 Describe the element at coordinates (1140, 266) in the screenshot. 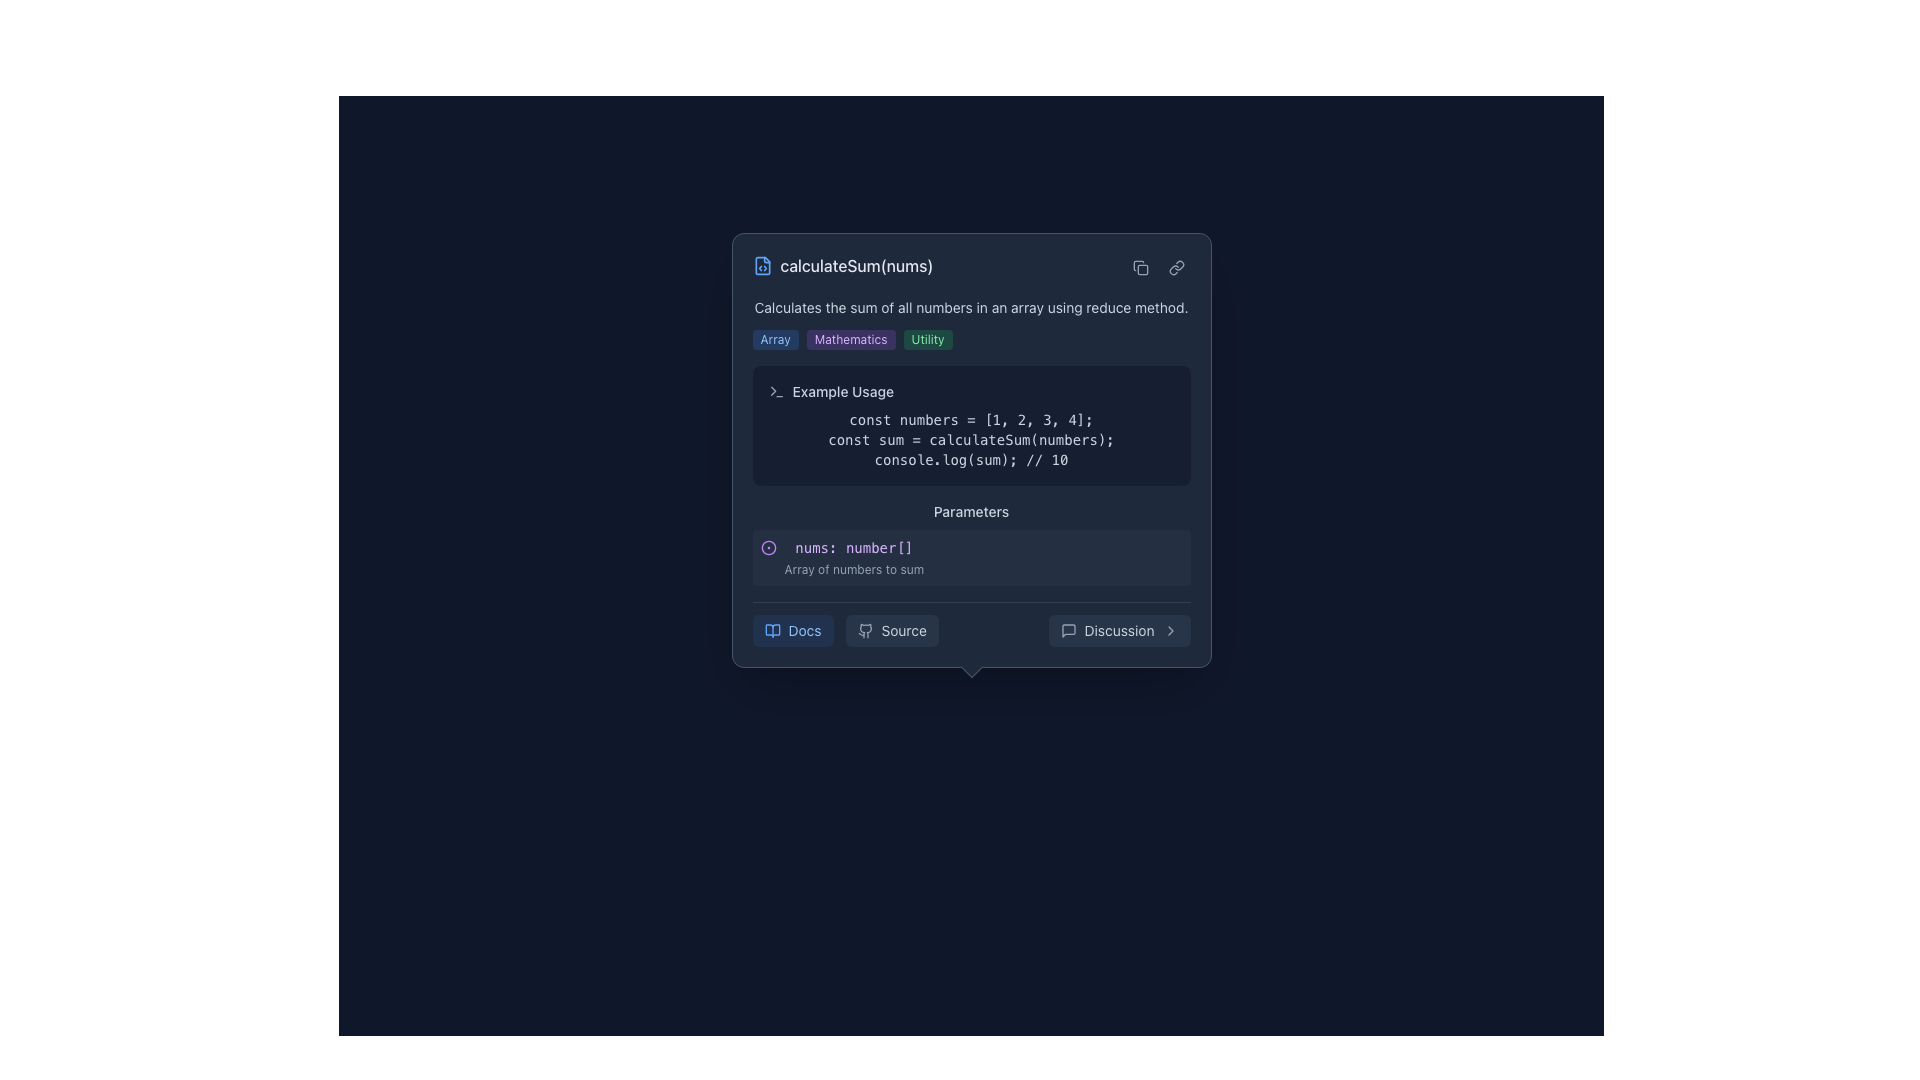

I see `the small square icon button that resembles two overlapping squares, located in the top-right section of the modal` at that location.